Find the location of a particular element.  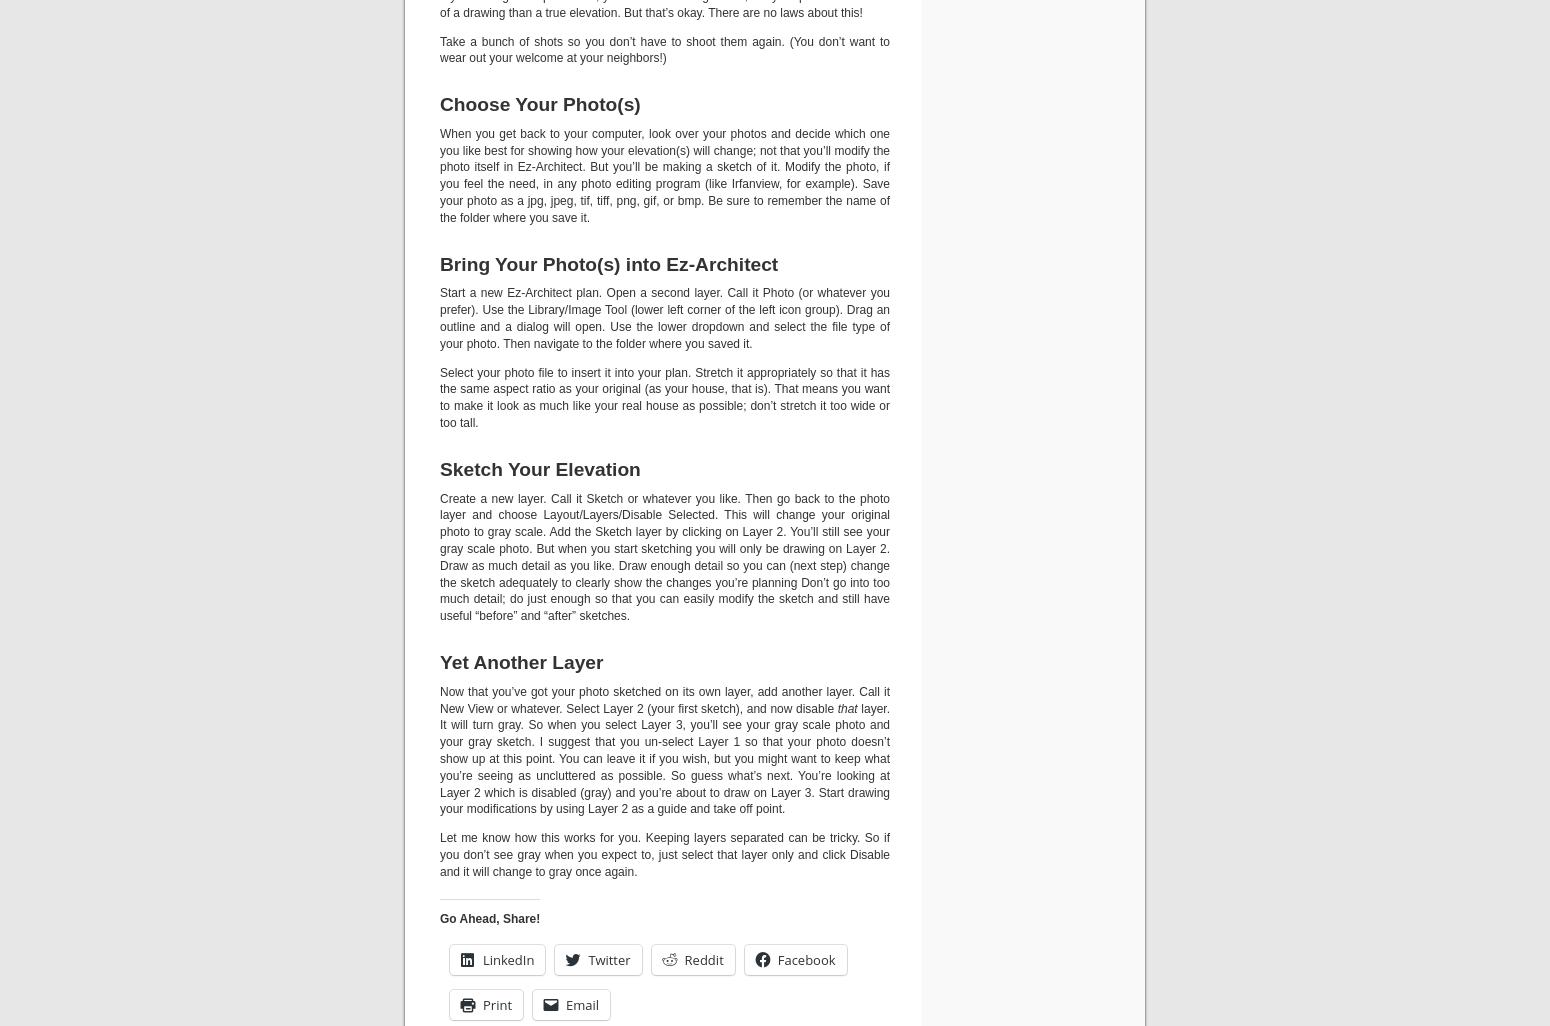

'LinkedIn' is located at coordinates (507, 959).